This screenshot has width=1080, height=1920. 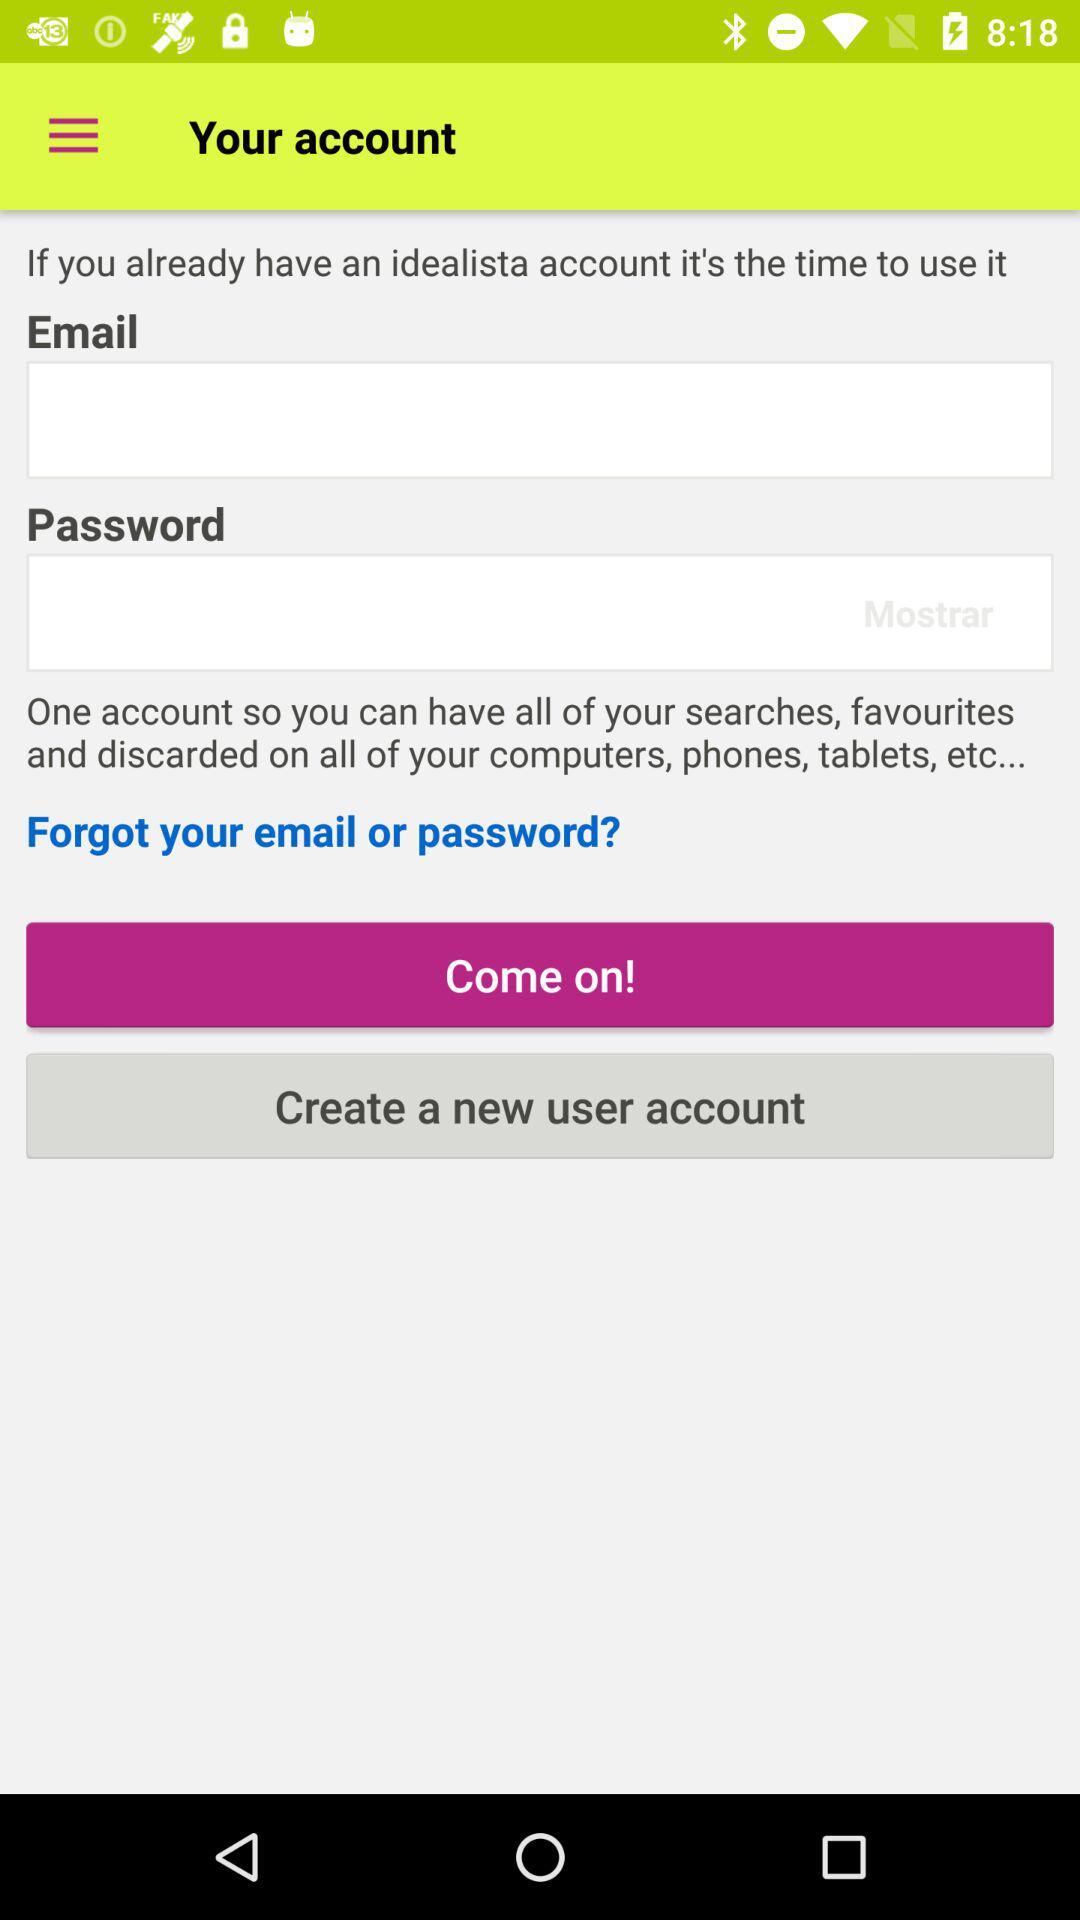 I want to click on type password, so click(x=453, y=611).